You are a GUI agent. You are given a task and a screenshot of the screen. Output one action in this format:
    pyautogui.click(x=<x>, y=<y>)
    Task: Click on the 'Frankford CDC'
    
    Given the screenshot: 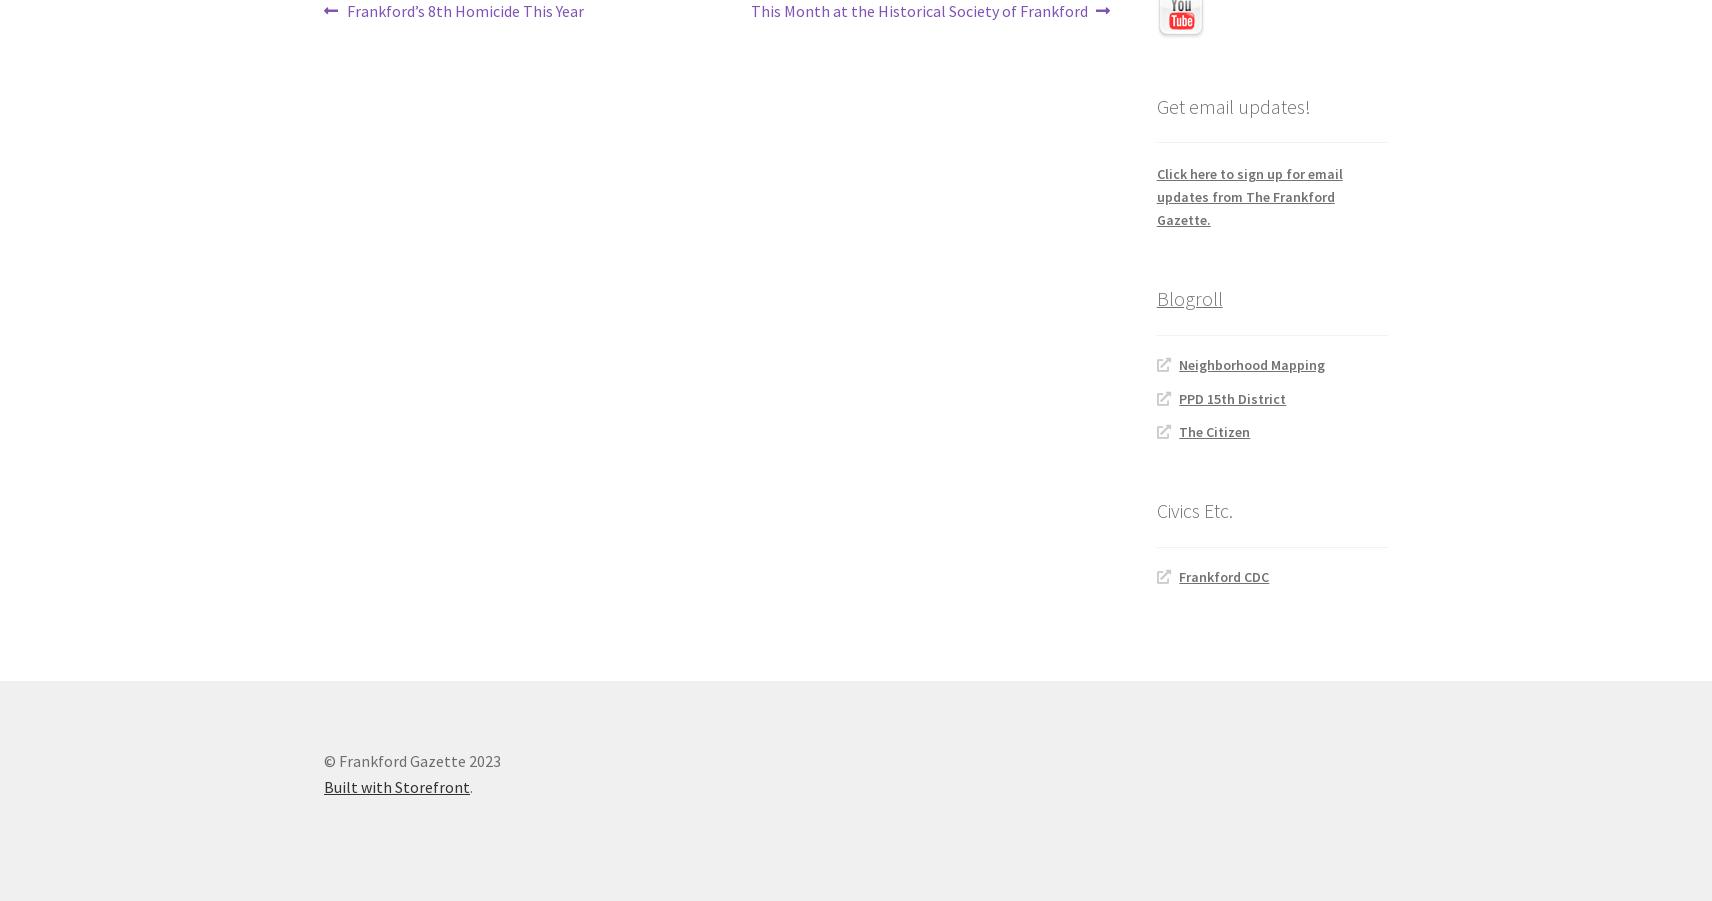 What is the action you would take?
    pyautogui.click(x=1224, y=575)
    